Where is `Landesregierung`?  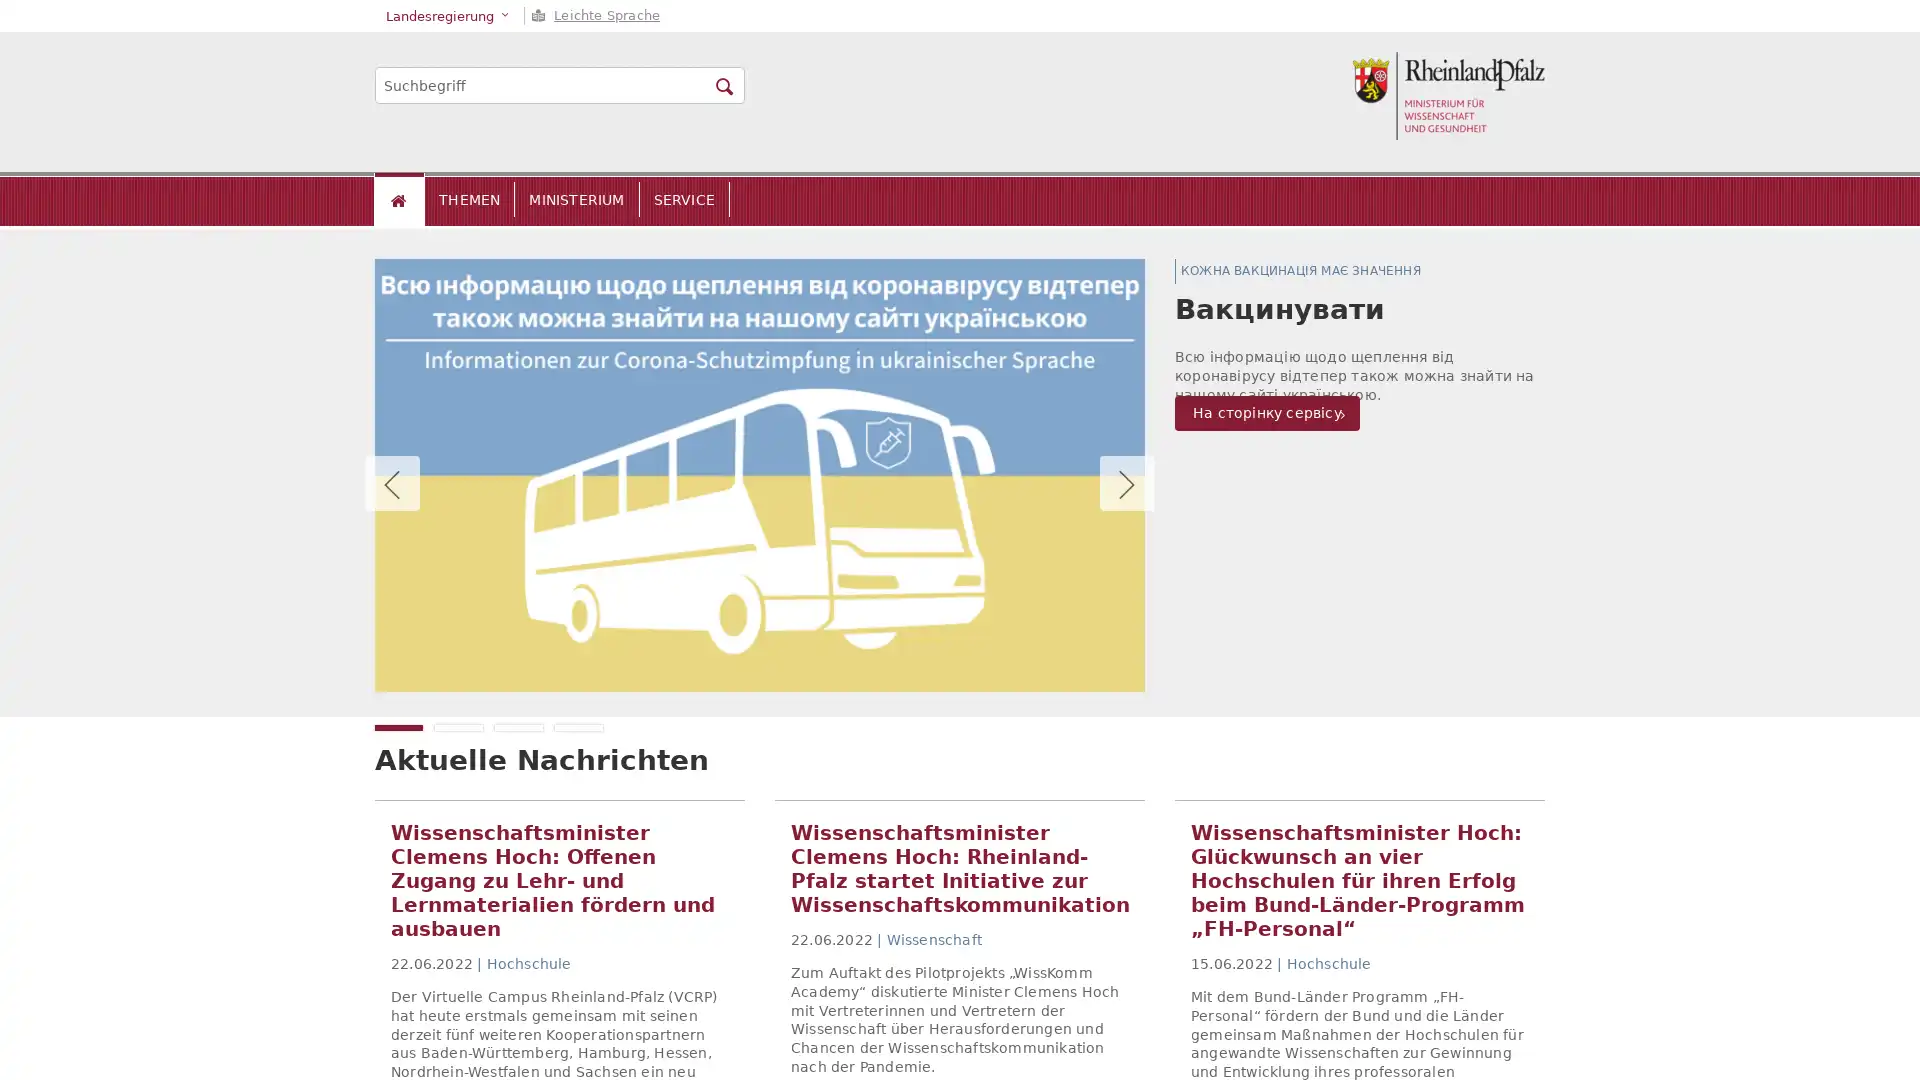 Landesregierung is located at coordinates (448, 15).